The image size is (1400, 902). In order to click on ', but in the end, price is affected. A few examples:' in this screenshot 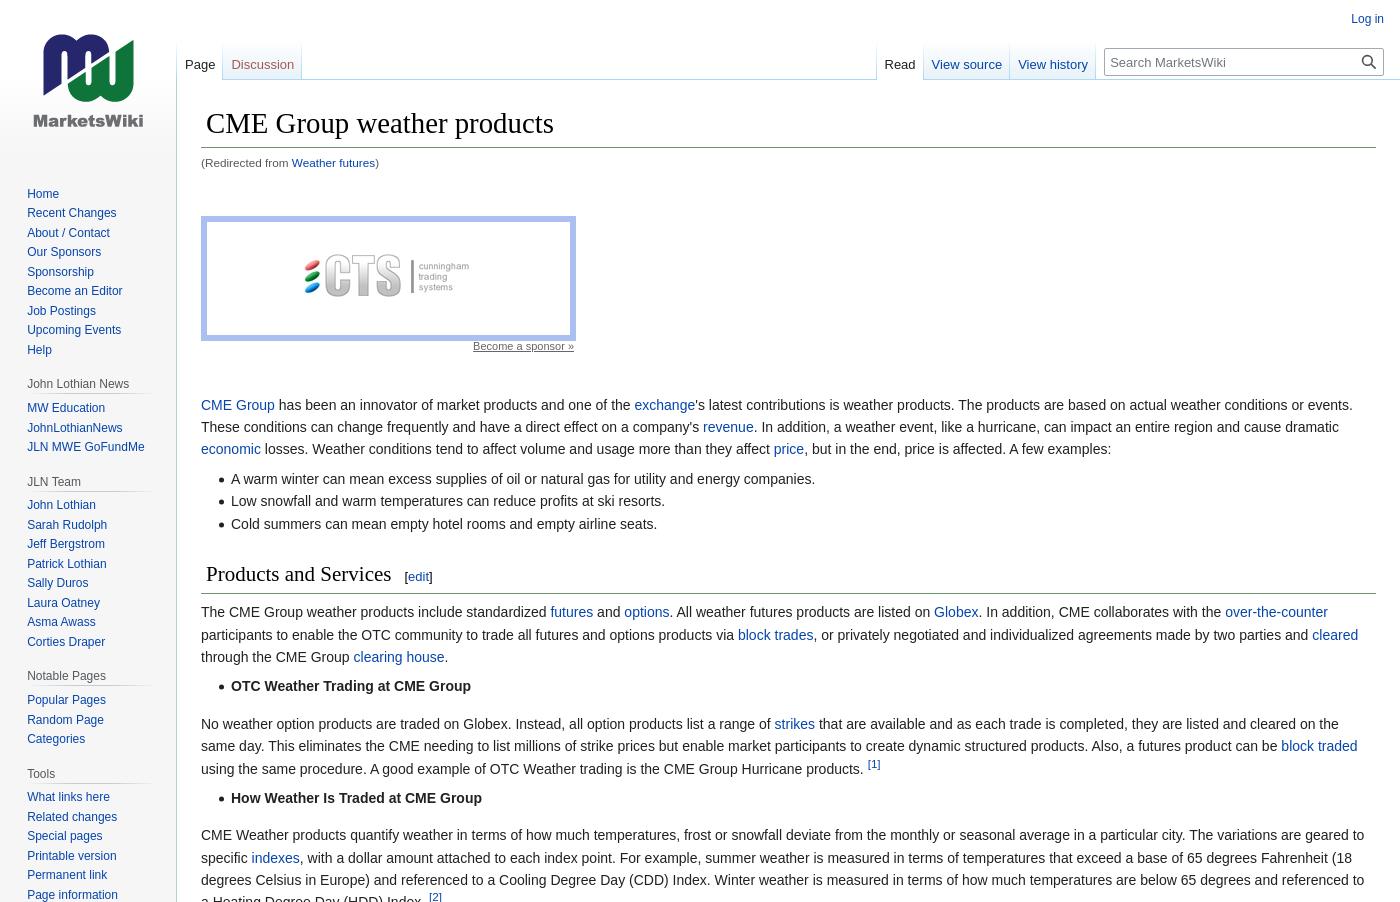, I will do `click(804, 449)`.